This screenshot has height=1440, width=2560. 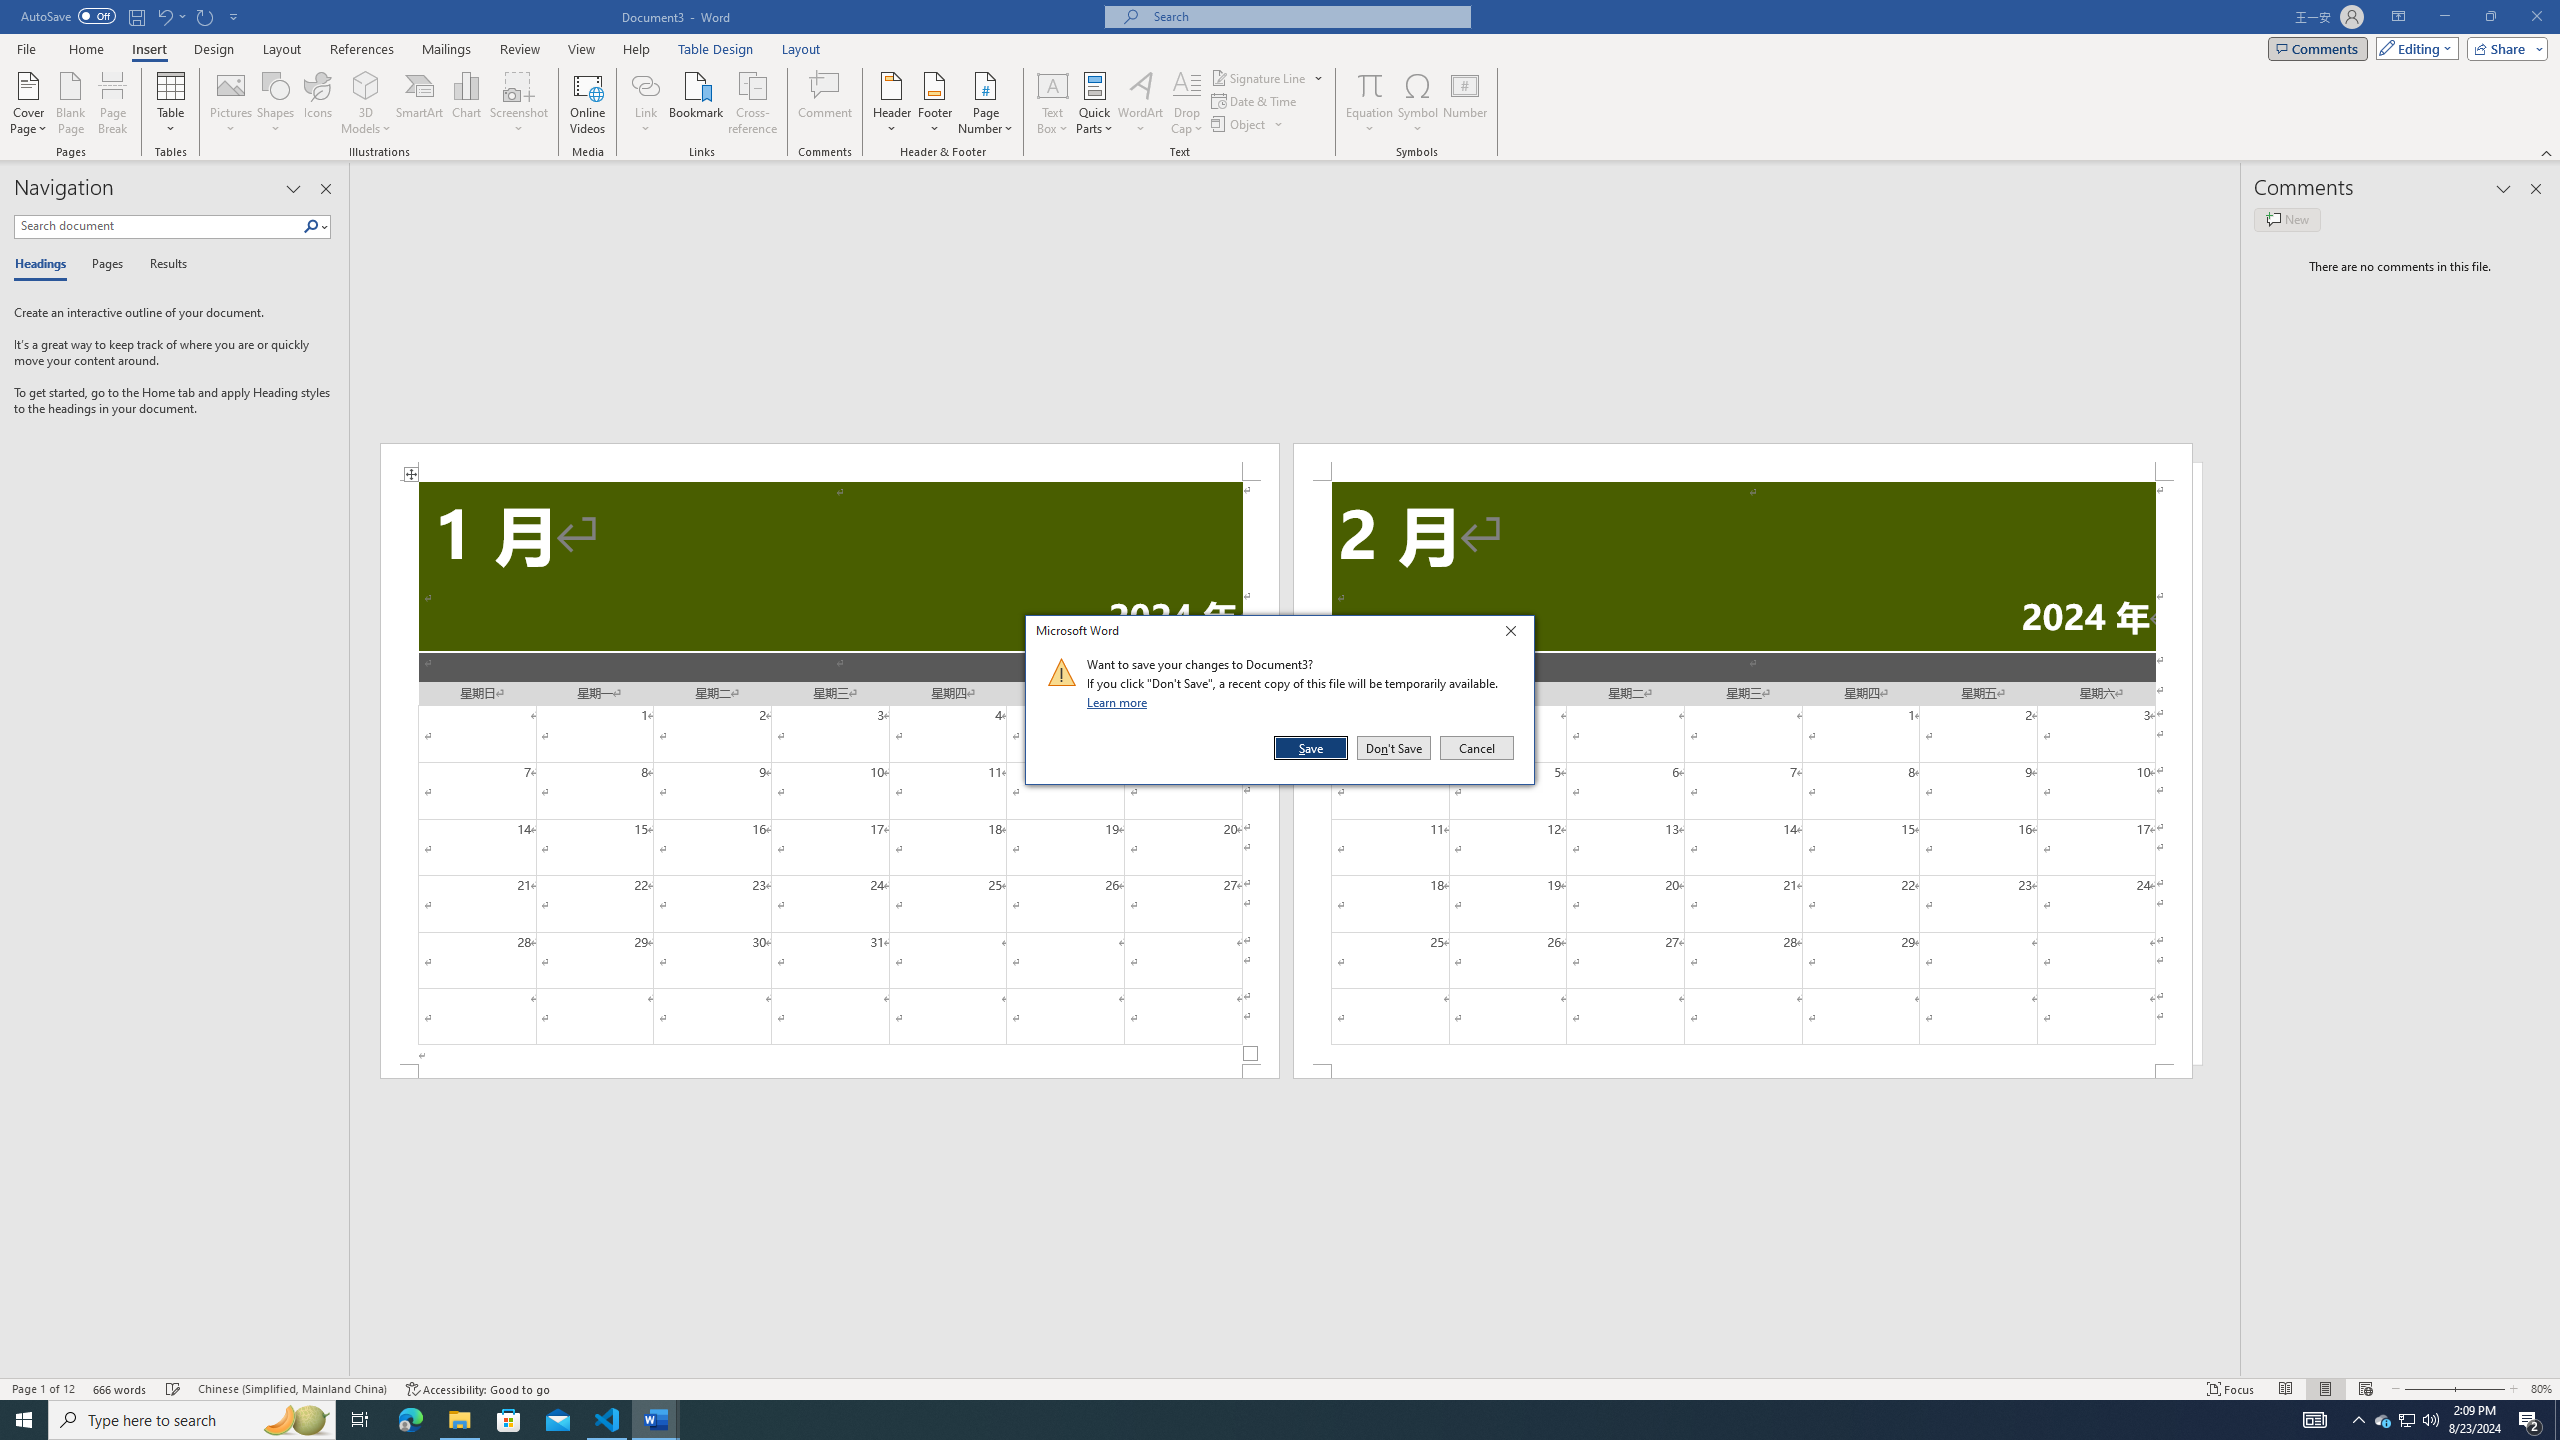 What do you see at coordinates (174, 1389) in the screenshot?
I see `'Spelling and Grammar Check Checking'` at bounding box center [174, 1389].